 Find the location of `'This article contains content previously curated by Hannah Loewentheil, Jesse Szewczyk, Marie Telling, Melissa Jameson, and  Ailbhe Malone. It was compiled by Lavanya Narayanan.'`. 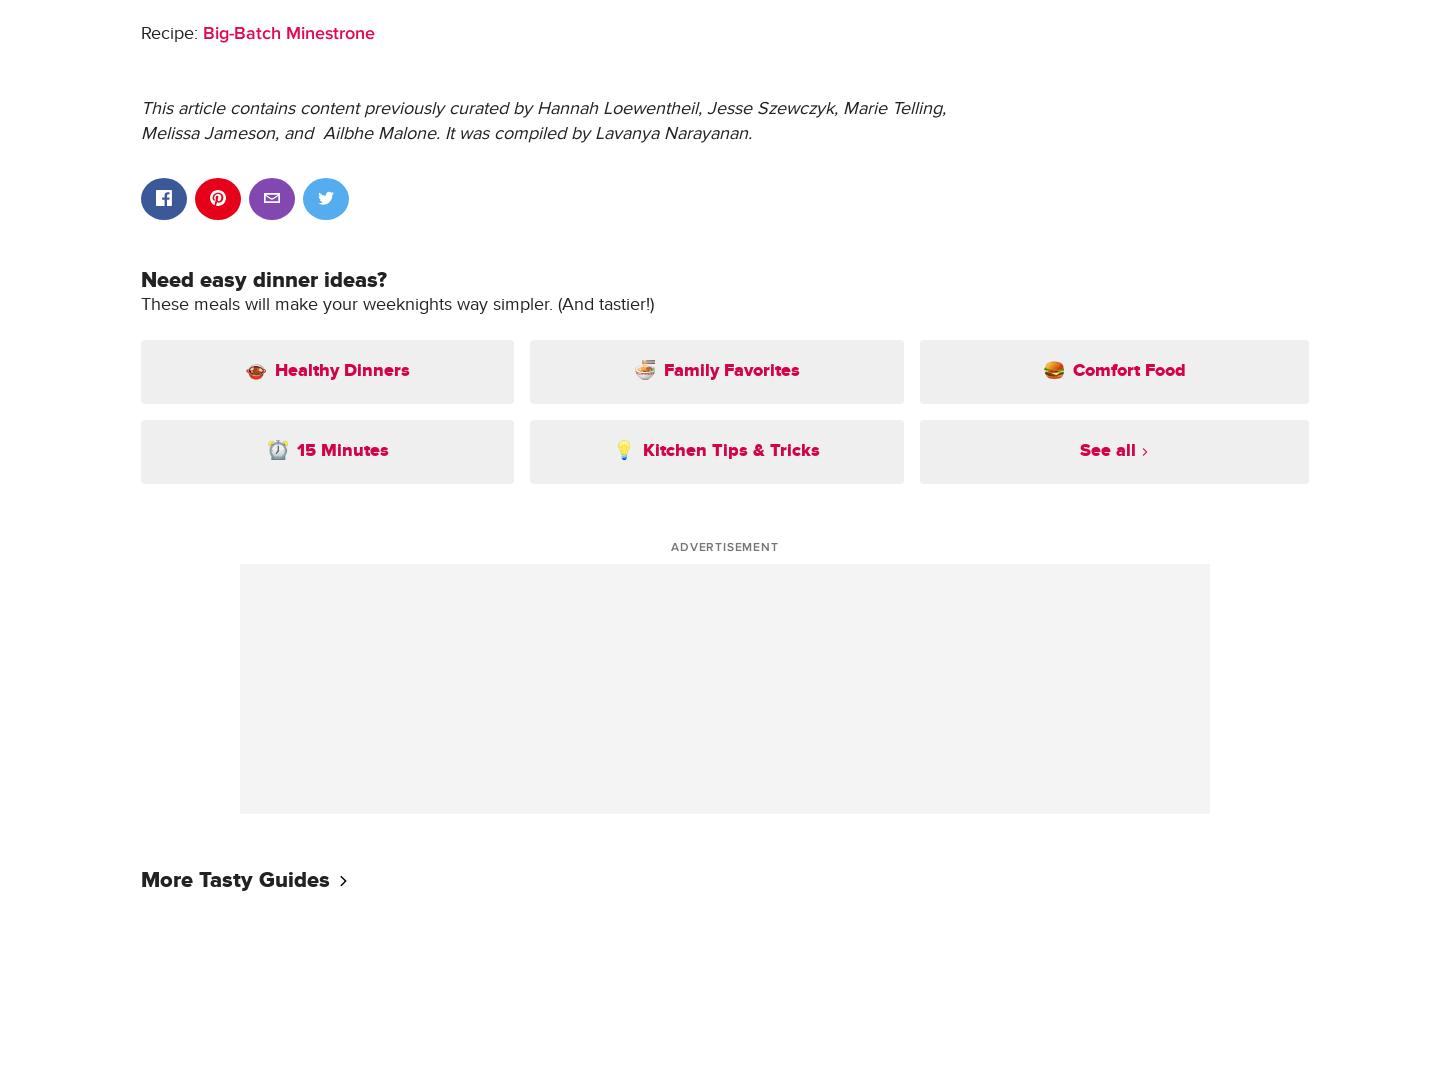

'This article contains content previously curated by Hannah Loewentheil, Jesse Szewczyk, Marie Telling, Melissa Jameson, and  Ailbhe Malone. It was compiled by Lavanya Narayanan.' is located at coordinates (139, 120).